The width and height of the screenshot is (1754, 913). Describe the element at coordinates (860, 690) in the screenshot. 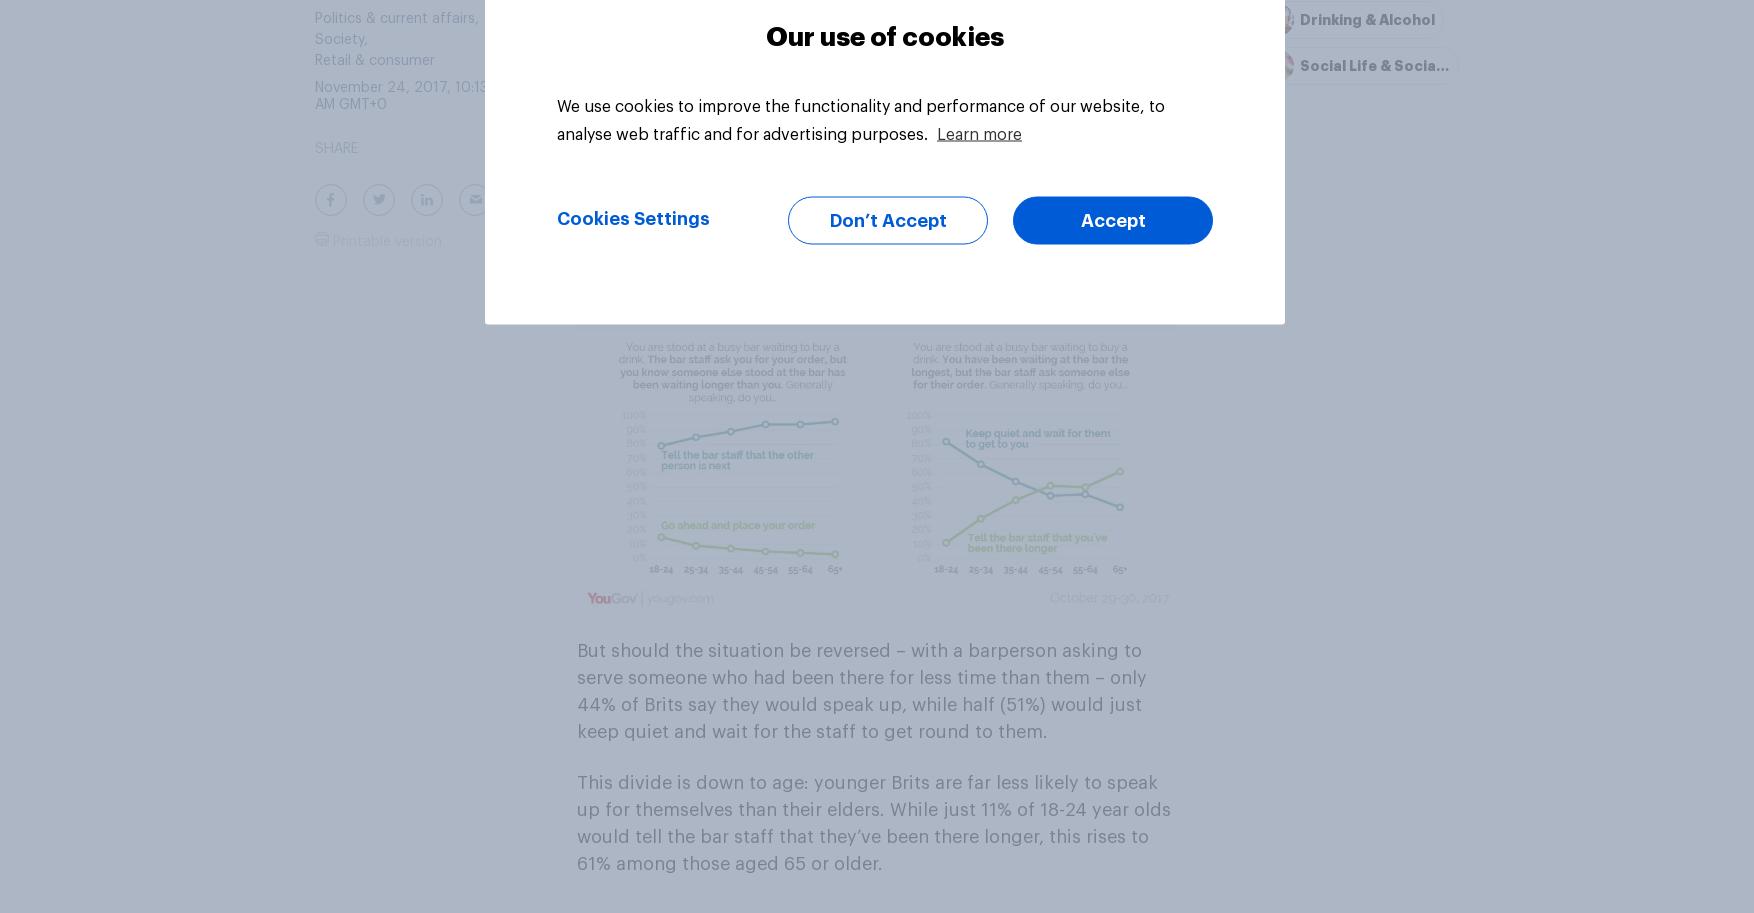

I see `'But should the situation be reversed – with a barperson asking to serve someone who had been there for less time than them – only 44% of Brits say they would speak up, while half (51%) would just keep quiet and wait for the staff to get round to them.'` at that location.